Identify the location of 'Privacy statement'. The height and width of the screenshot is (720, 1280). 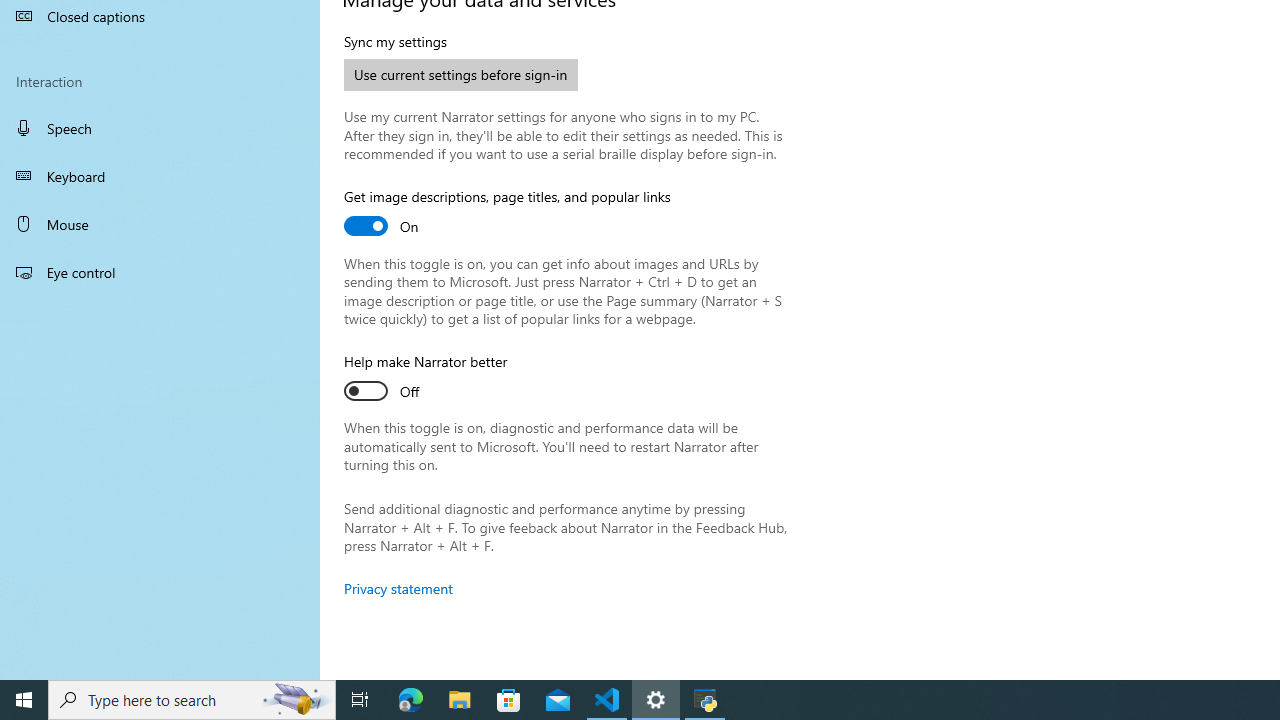
(398, 587).